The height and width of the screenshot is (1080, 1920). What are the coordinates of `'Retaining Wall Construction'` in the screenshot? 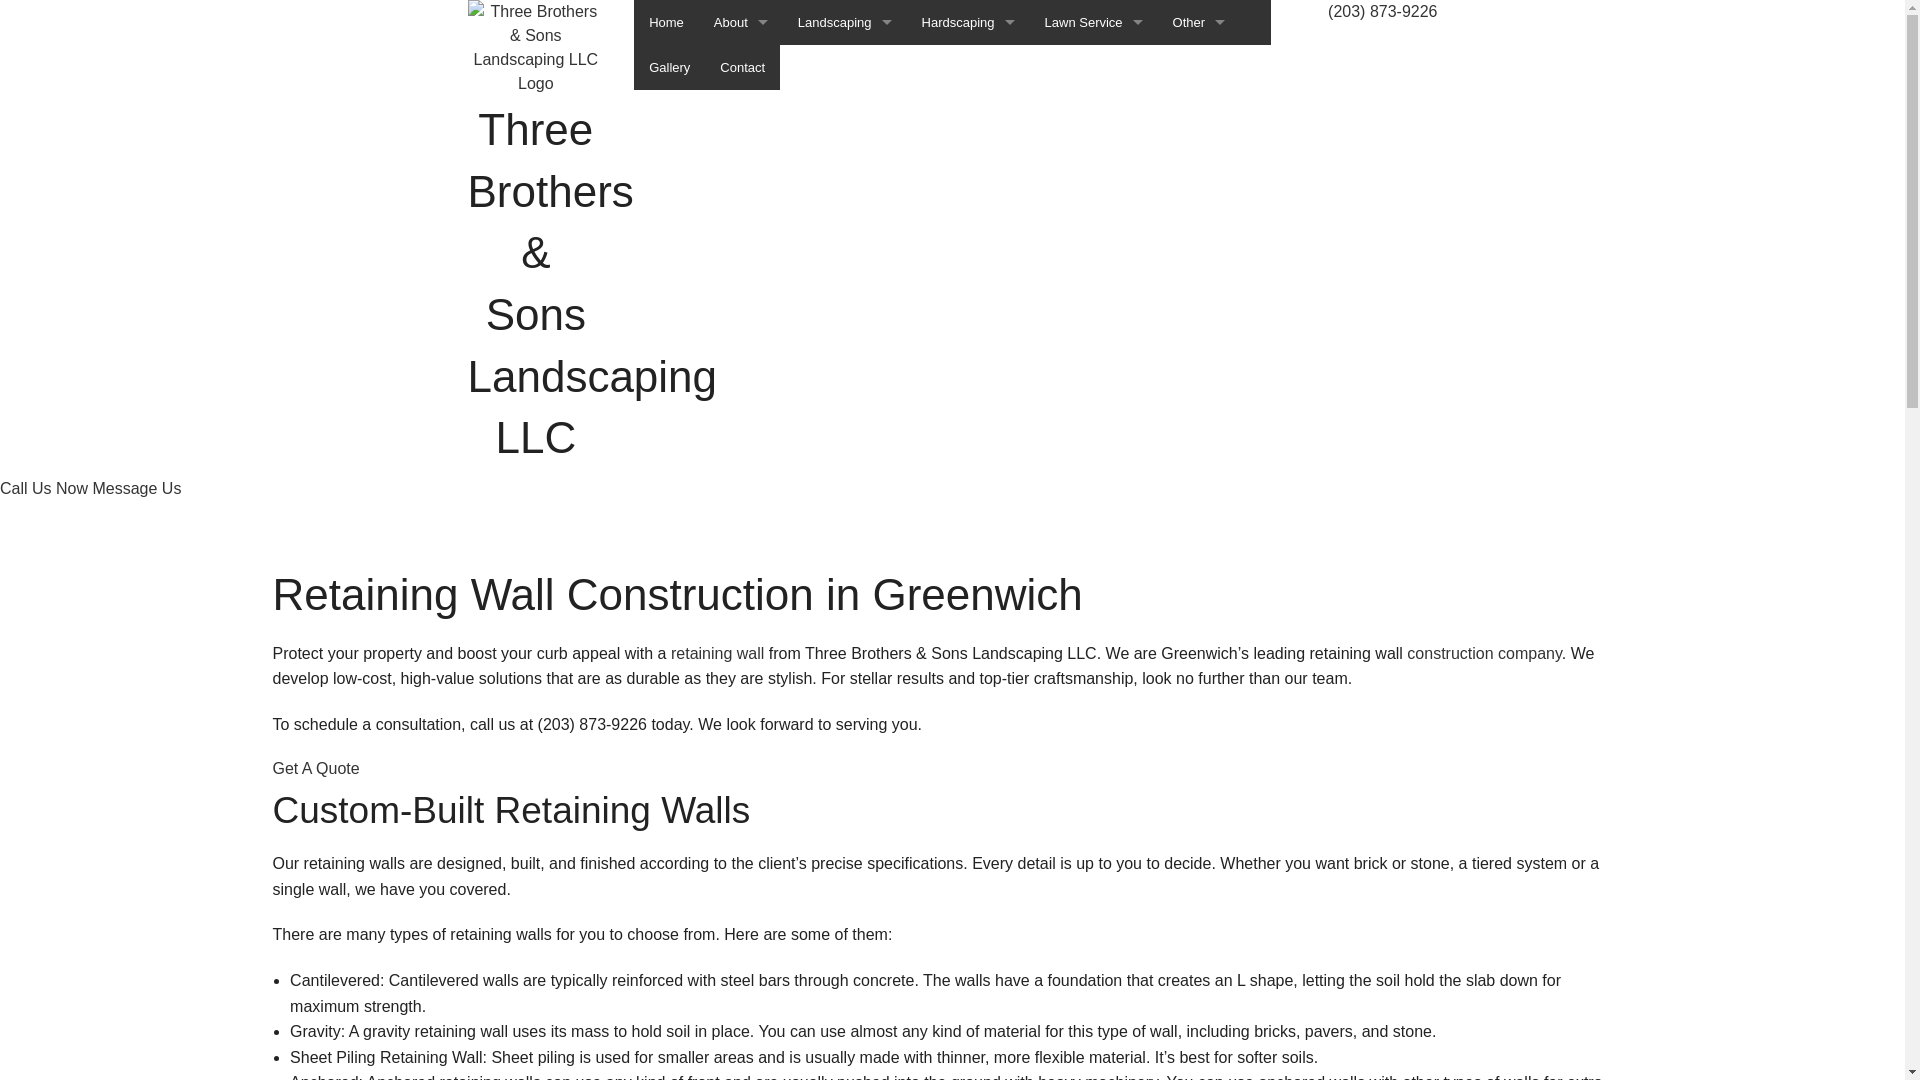 It's located at (968, 246).